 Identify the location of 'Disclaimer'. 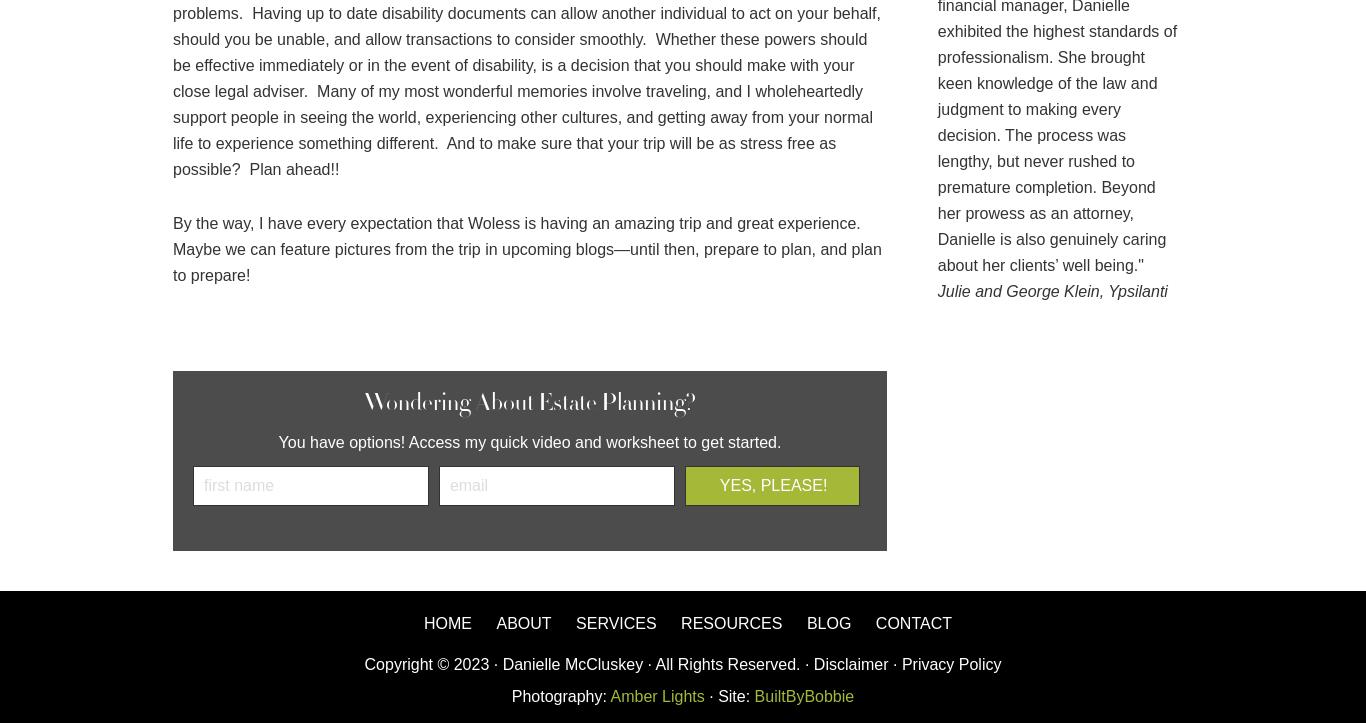
(812, 663).